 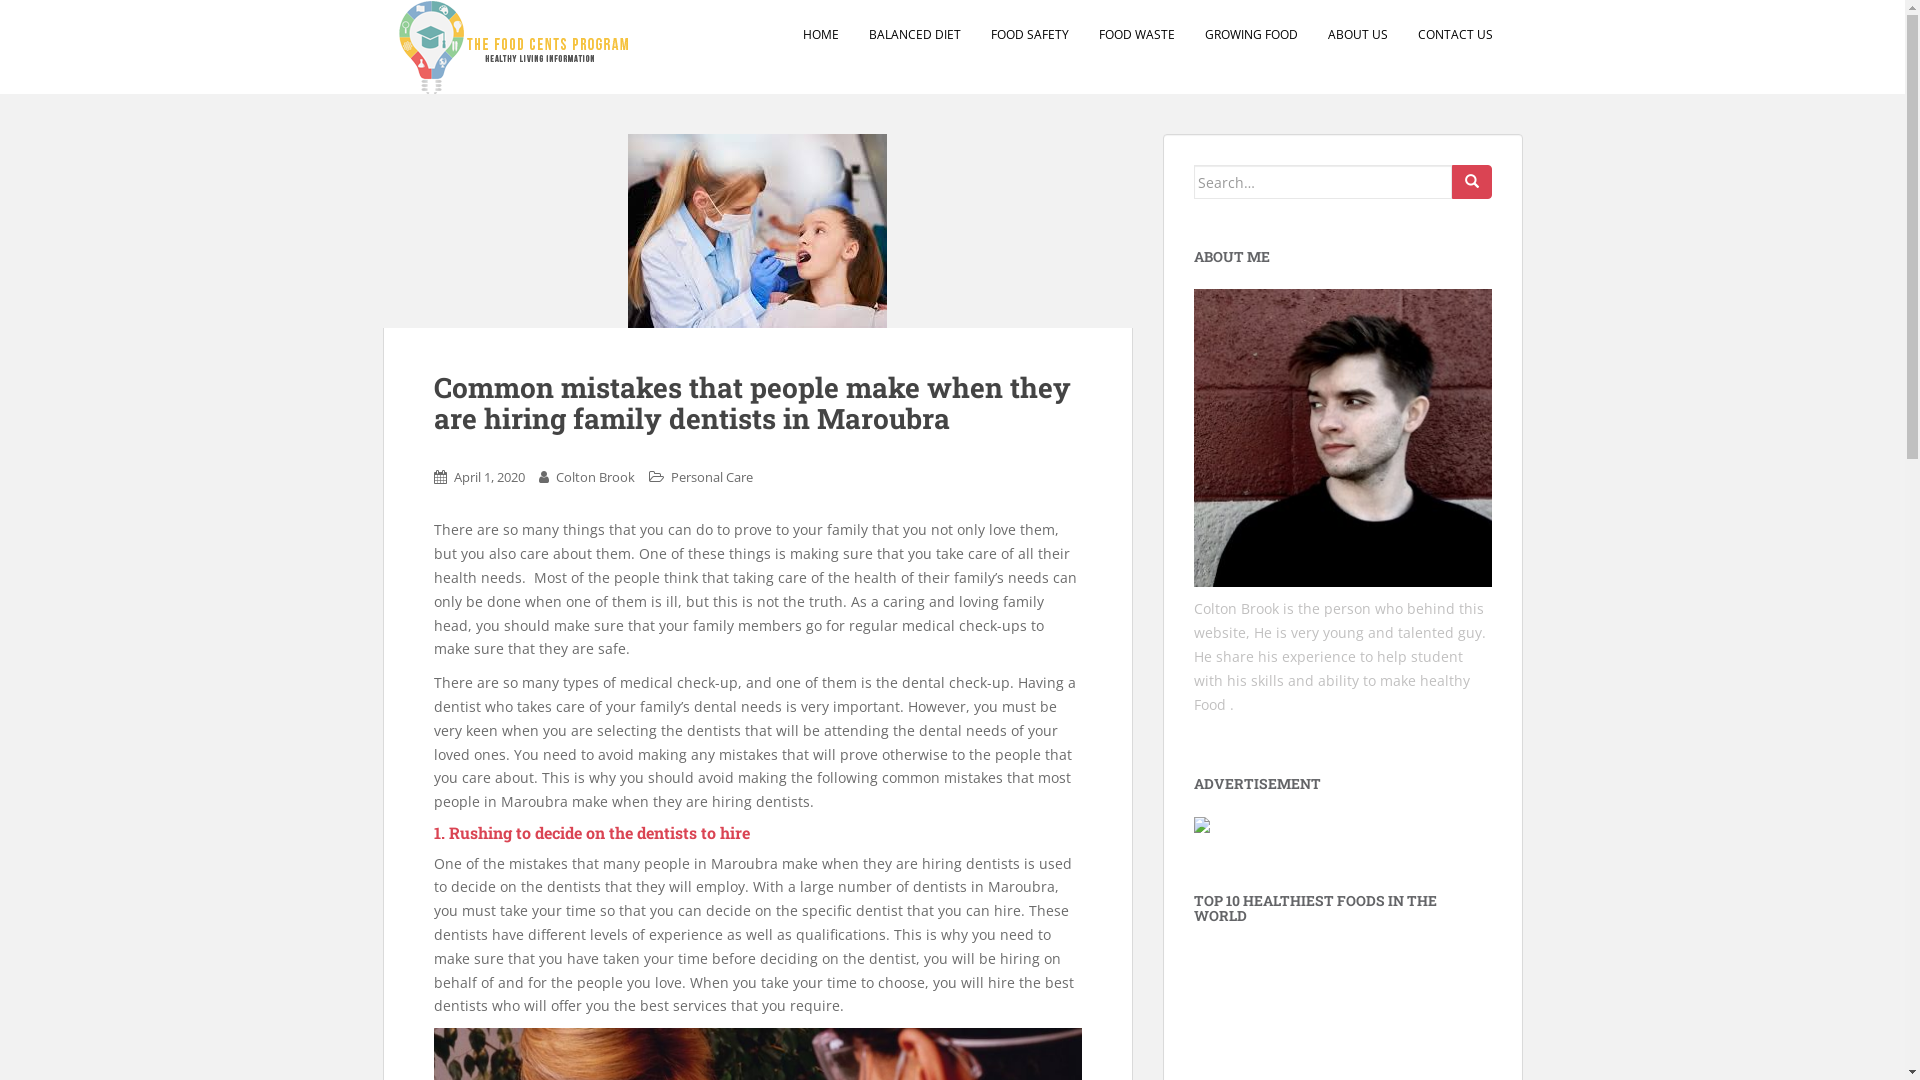 What do you see at coordinates (912, 34) in the screenshot?
I see `'BALANCED DIET'` at bounding box center [912, 34].